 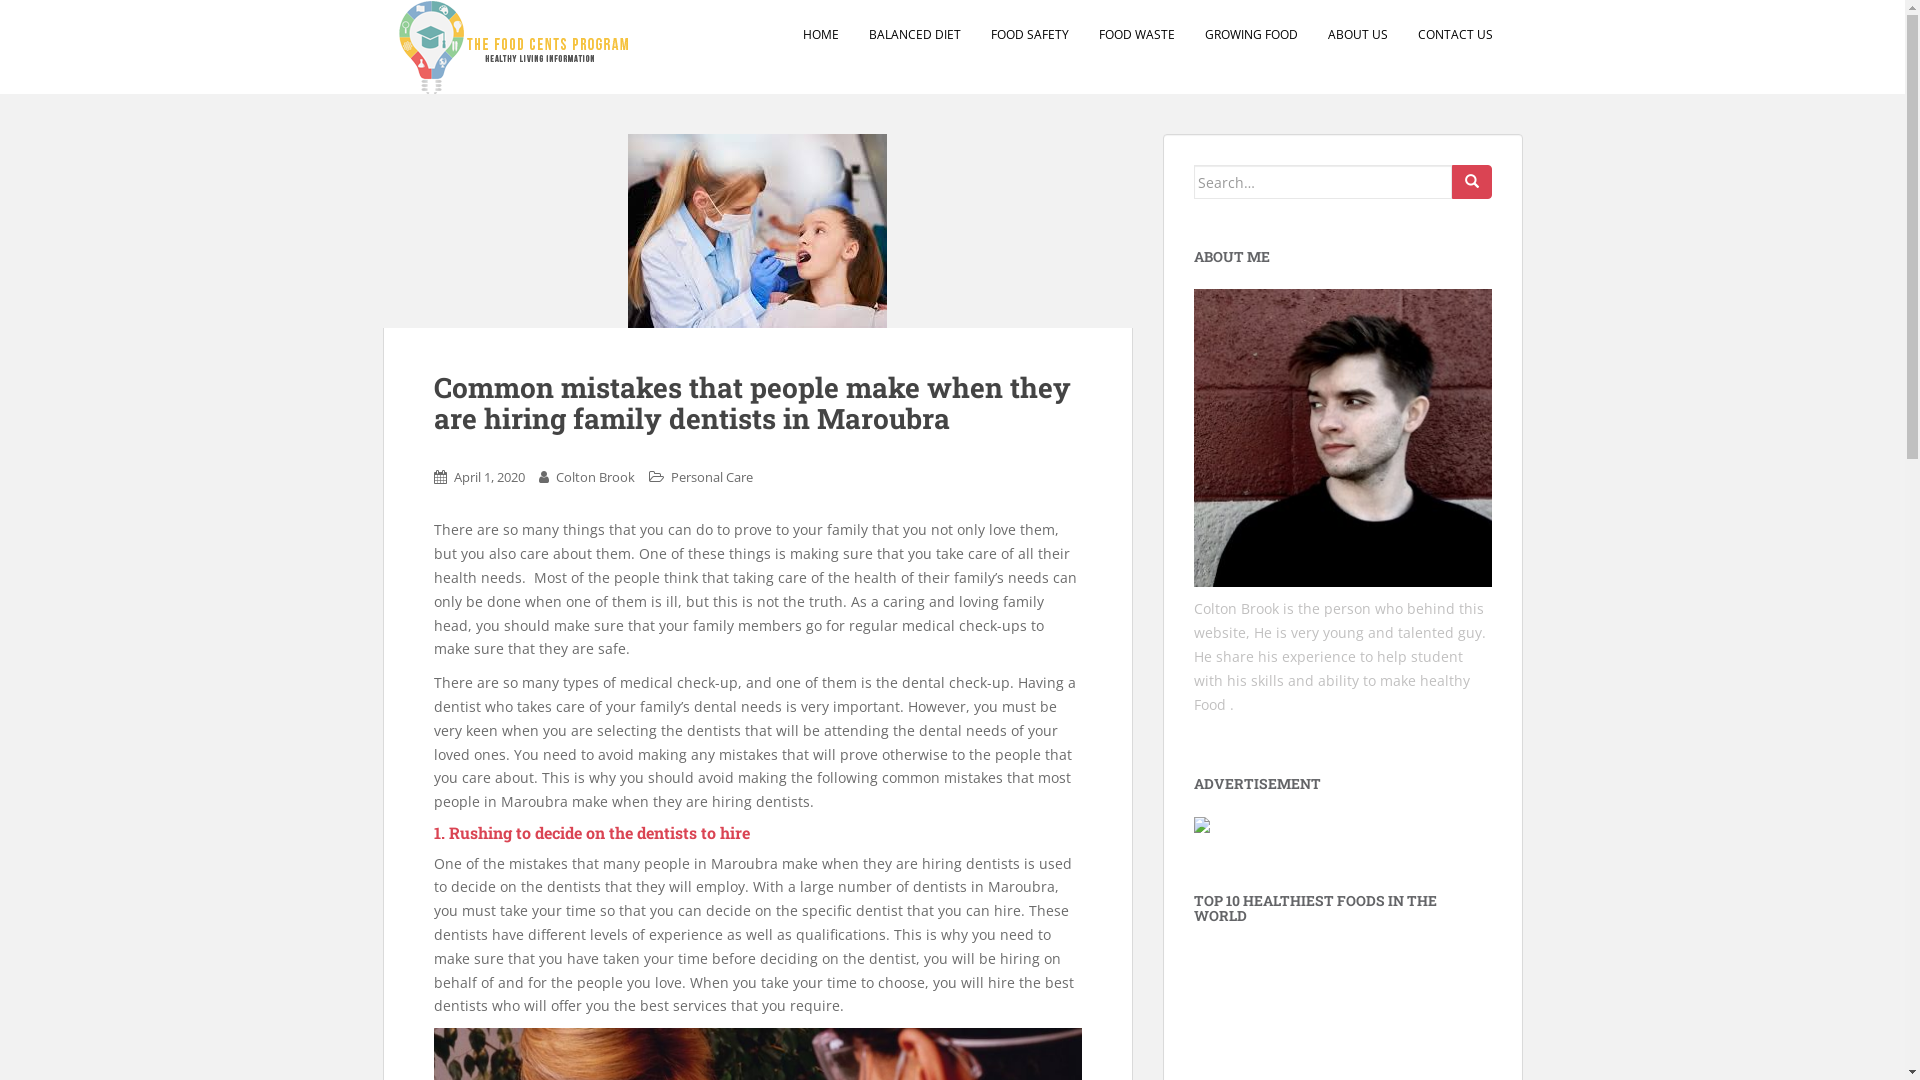 What do you see at coordinates (912, 34) in the screenshot?
I see `'BALANCED DIET'` at bounding box center [912, 34].